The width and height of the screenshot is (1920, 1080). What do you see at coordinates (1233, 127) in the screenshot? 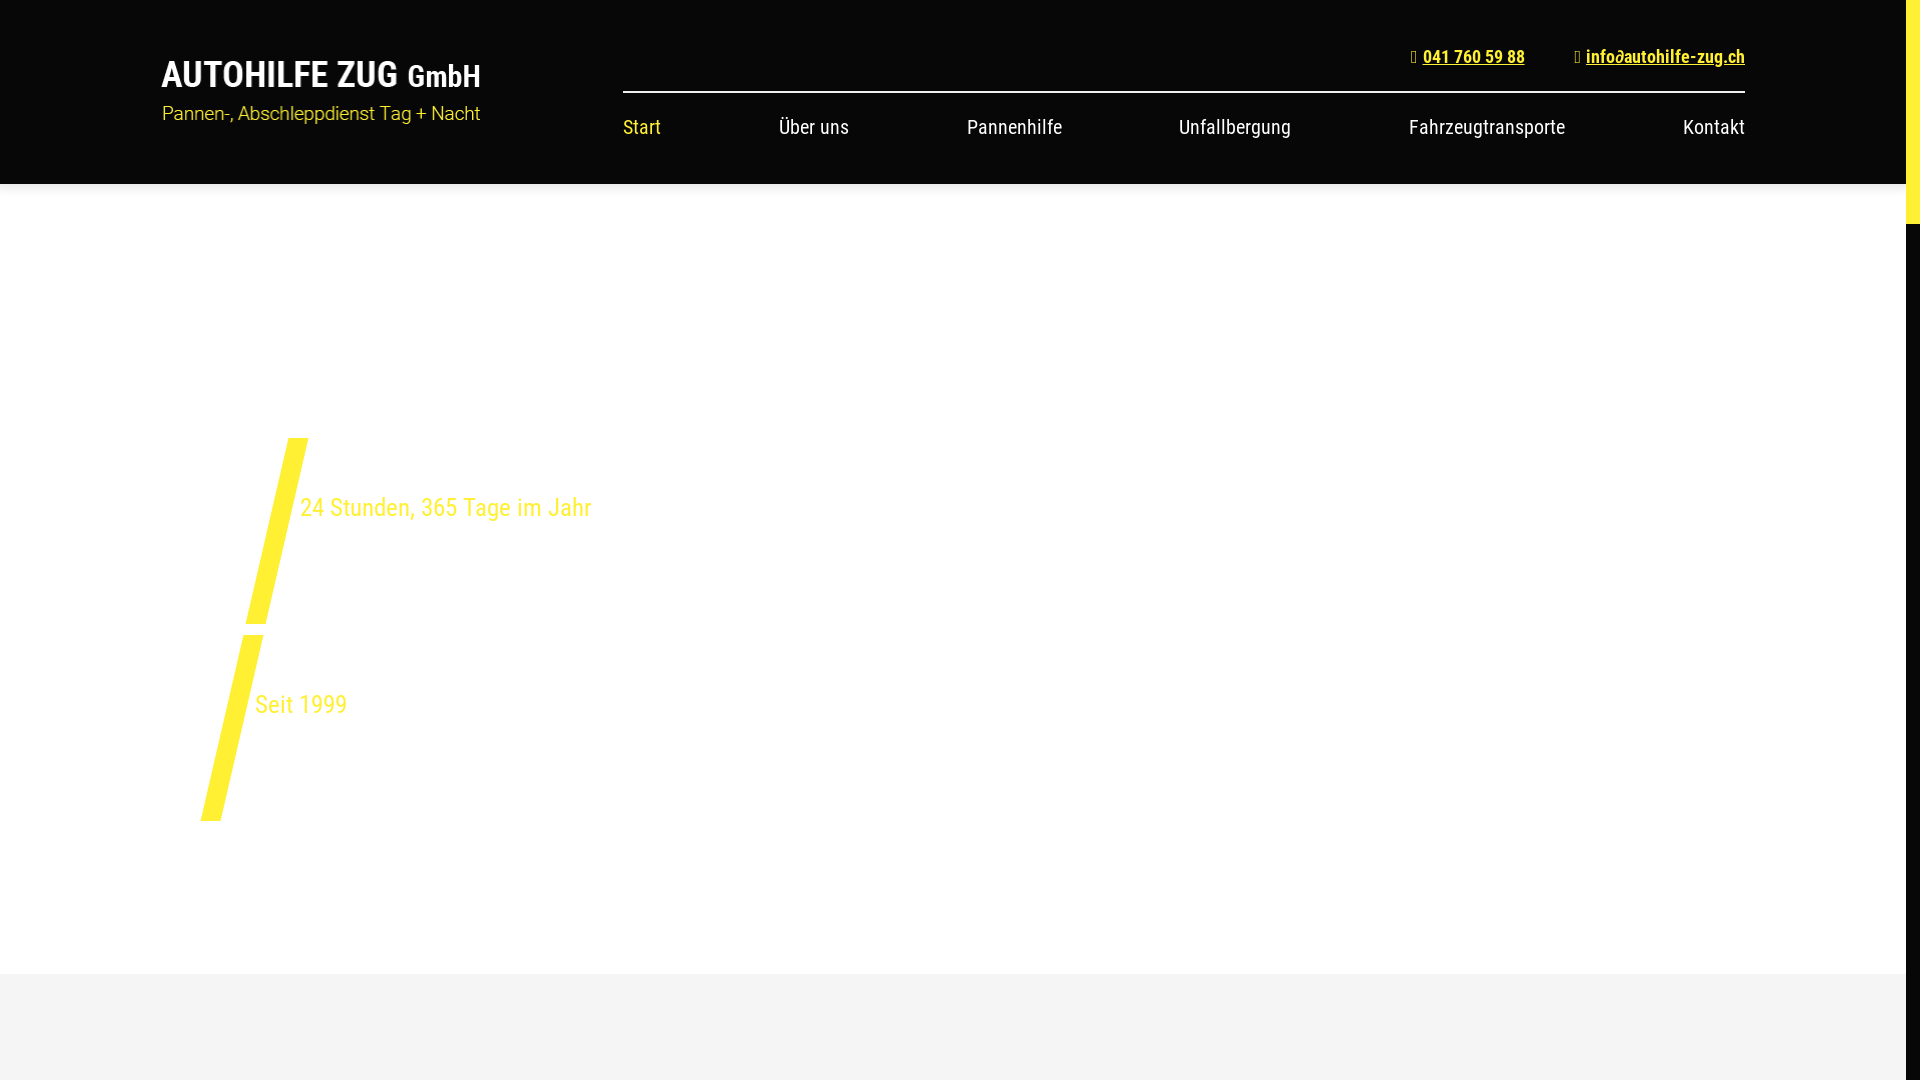
I see `'Unfallbergung'` at bounding box center [1233, 127].